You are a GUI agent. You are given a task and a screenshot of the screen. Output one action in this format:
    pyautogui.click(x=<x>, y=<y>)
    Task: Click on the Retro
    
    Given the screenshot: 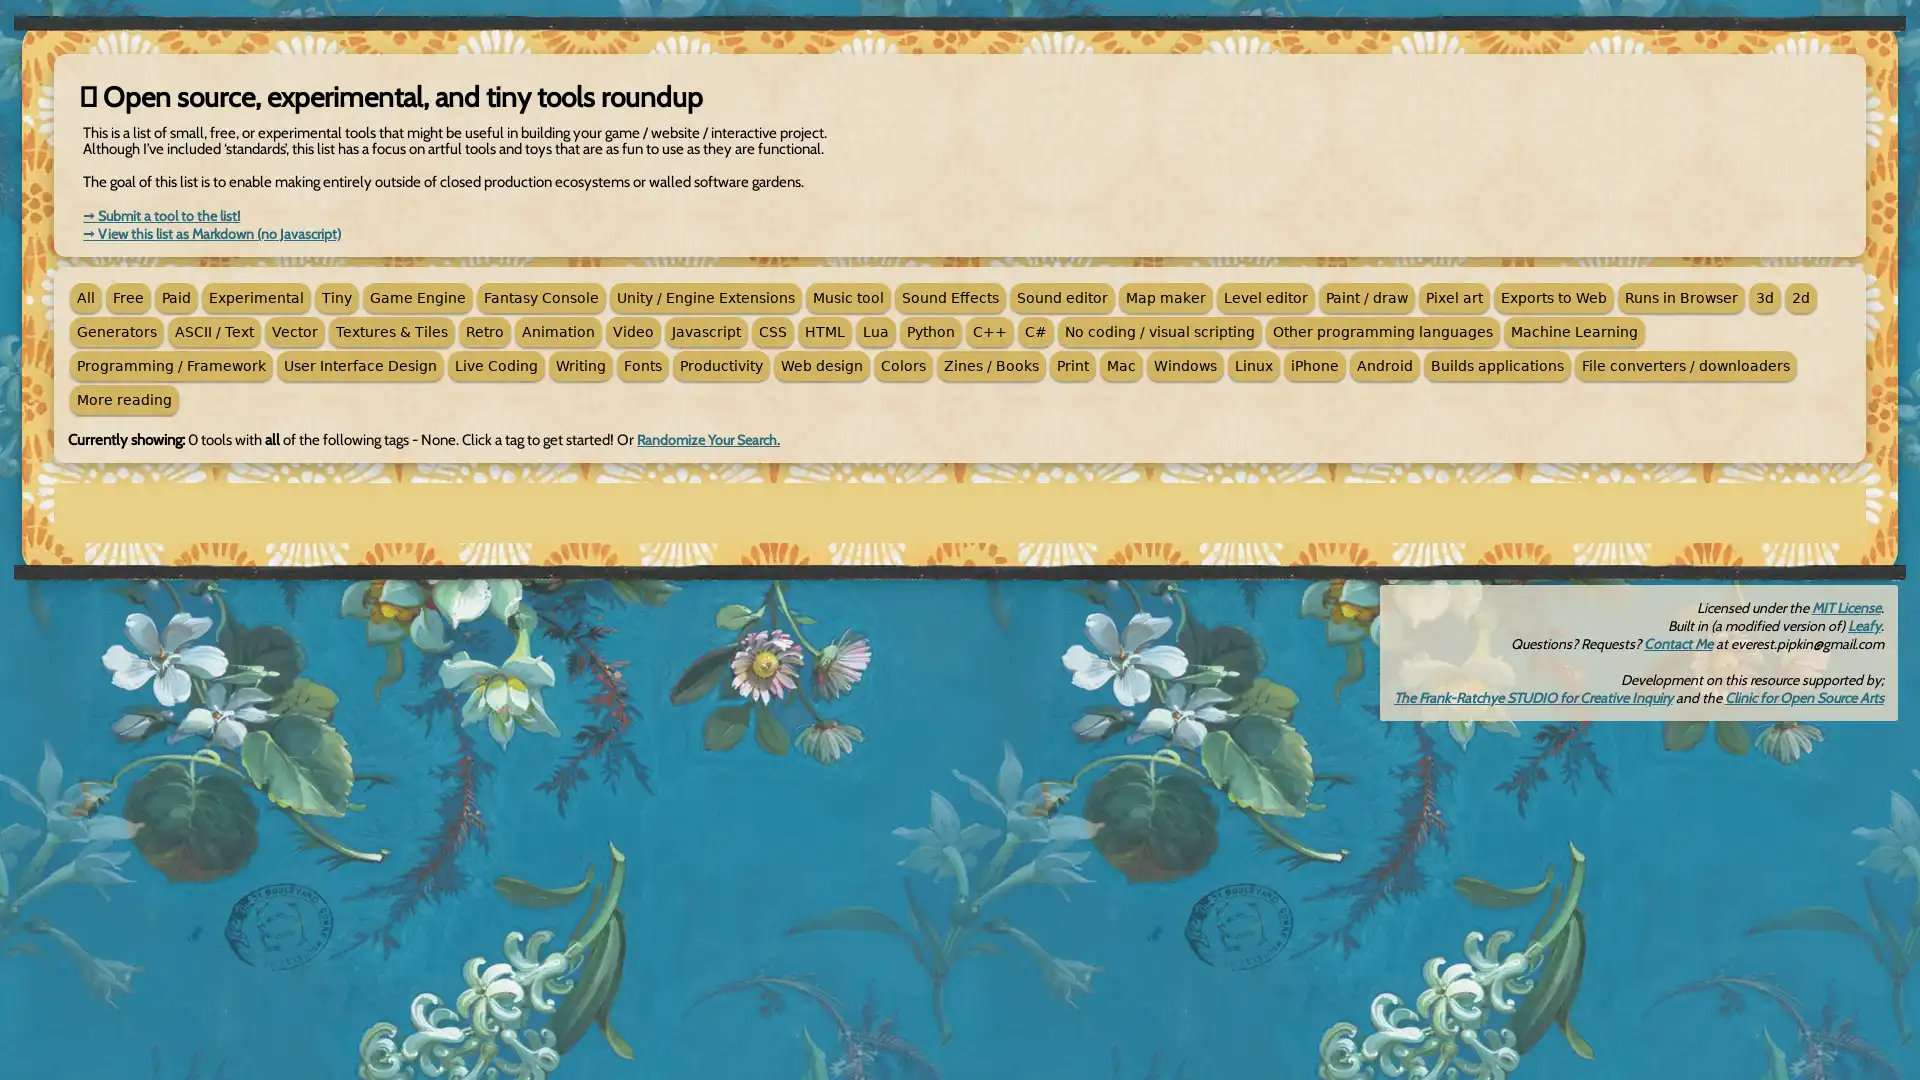 What is the action you would take?
    pyautogui.click(x=484, y=330)
    